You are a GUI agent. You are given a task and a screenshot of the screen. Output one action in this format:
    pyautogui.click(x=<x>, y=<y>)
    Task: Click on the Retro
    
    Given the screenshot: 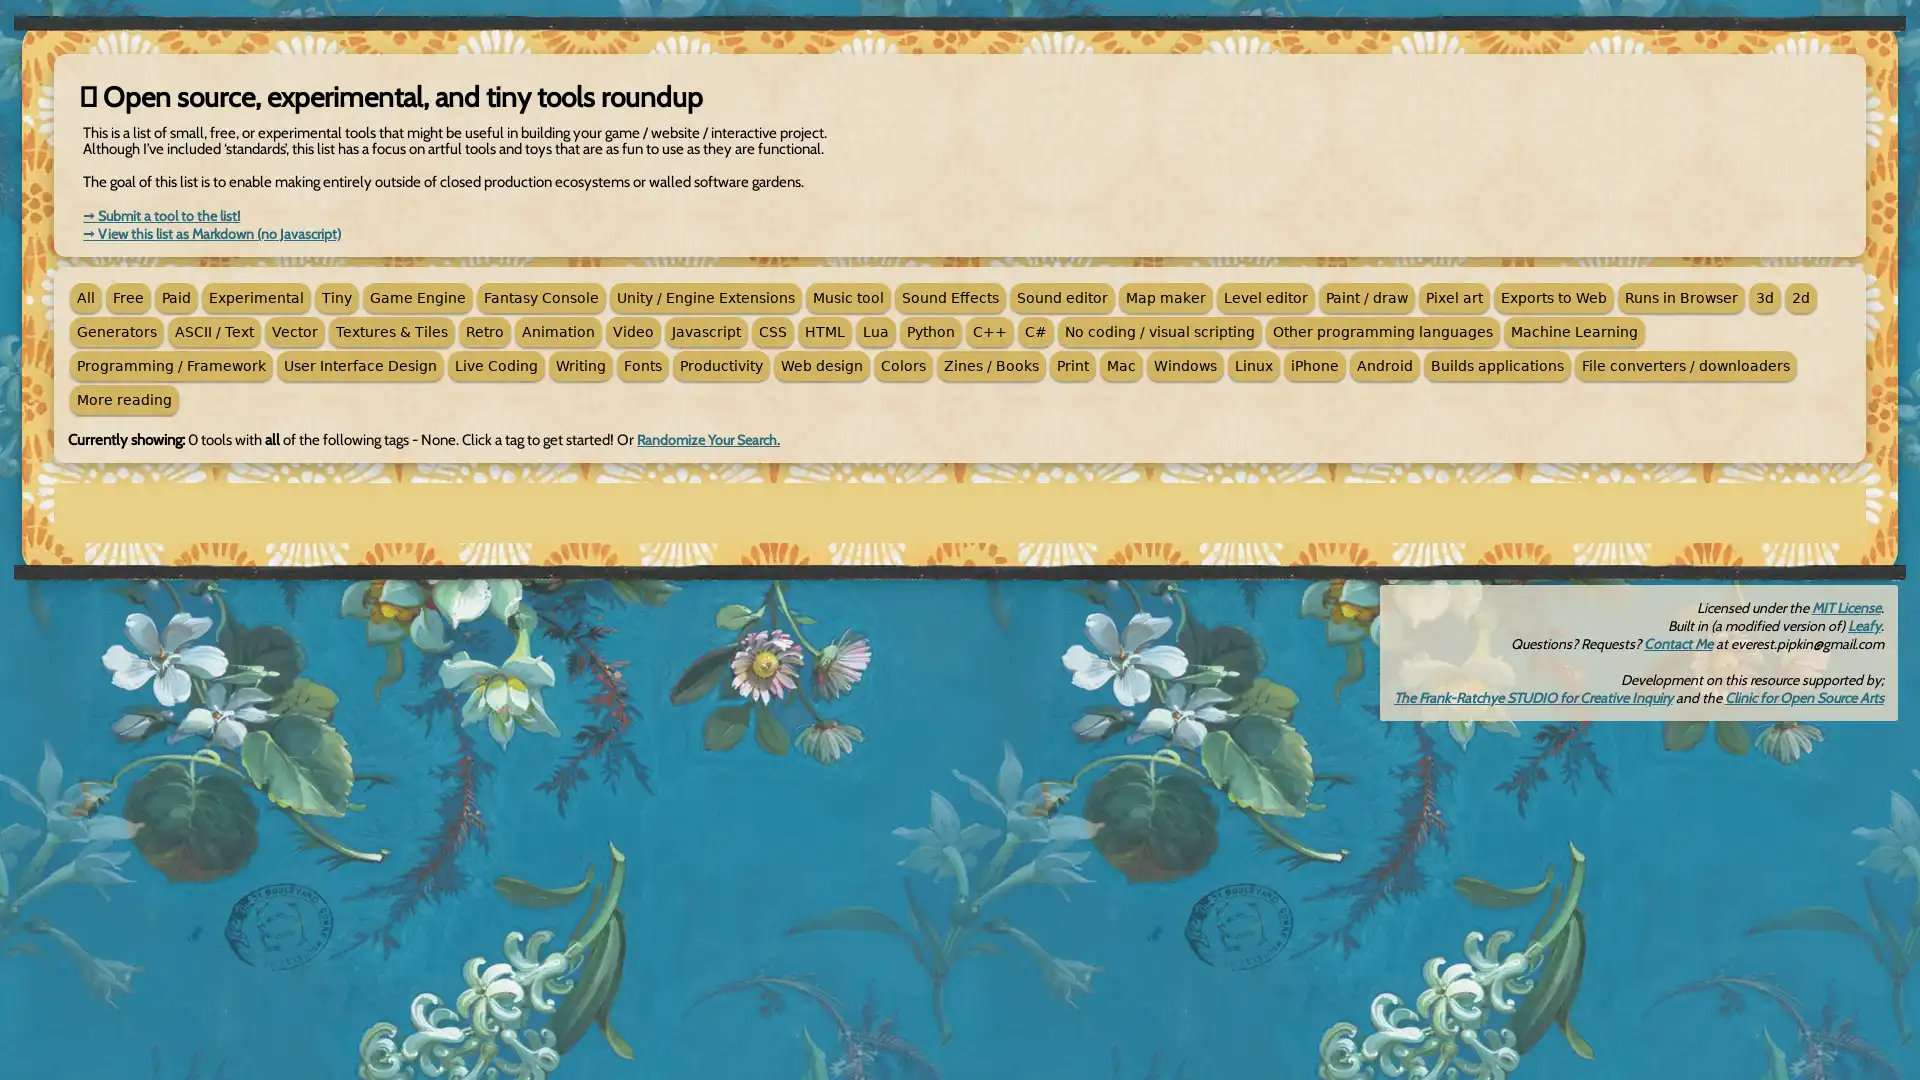 What is the action you would take?
    pyautogui.click(x=484, y=330)
    